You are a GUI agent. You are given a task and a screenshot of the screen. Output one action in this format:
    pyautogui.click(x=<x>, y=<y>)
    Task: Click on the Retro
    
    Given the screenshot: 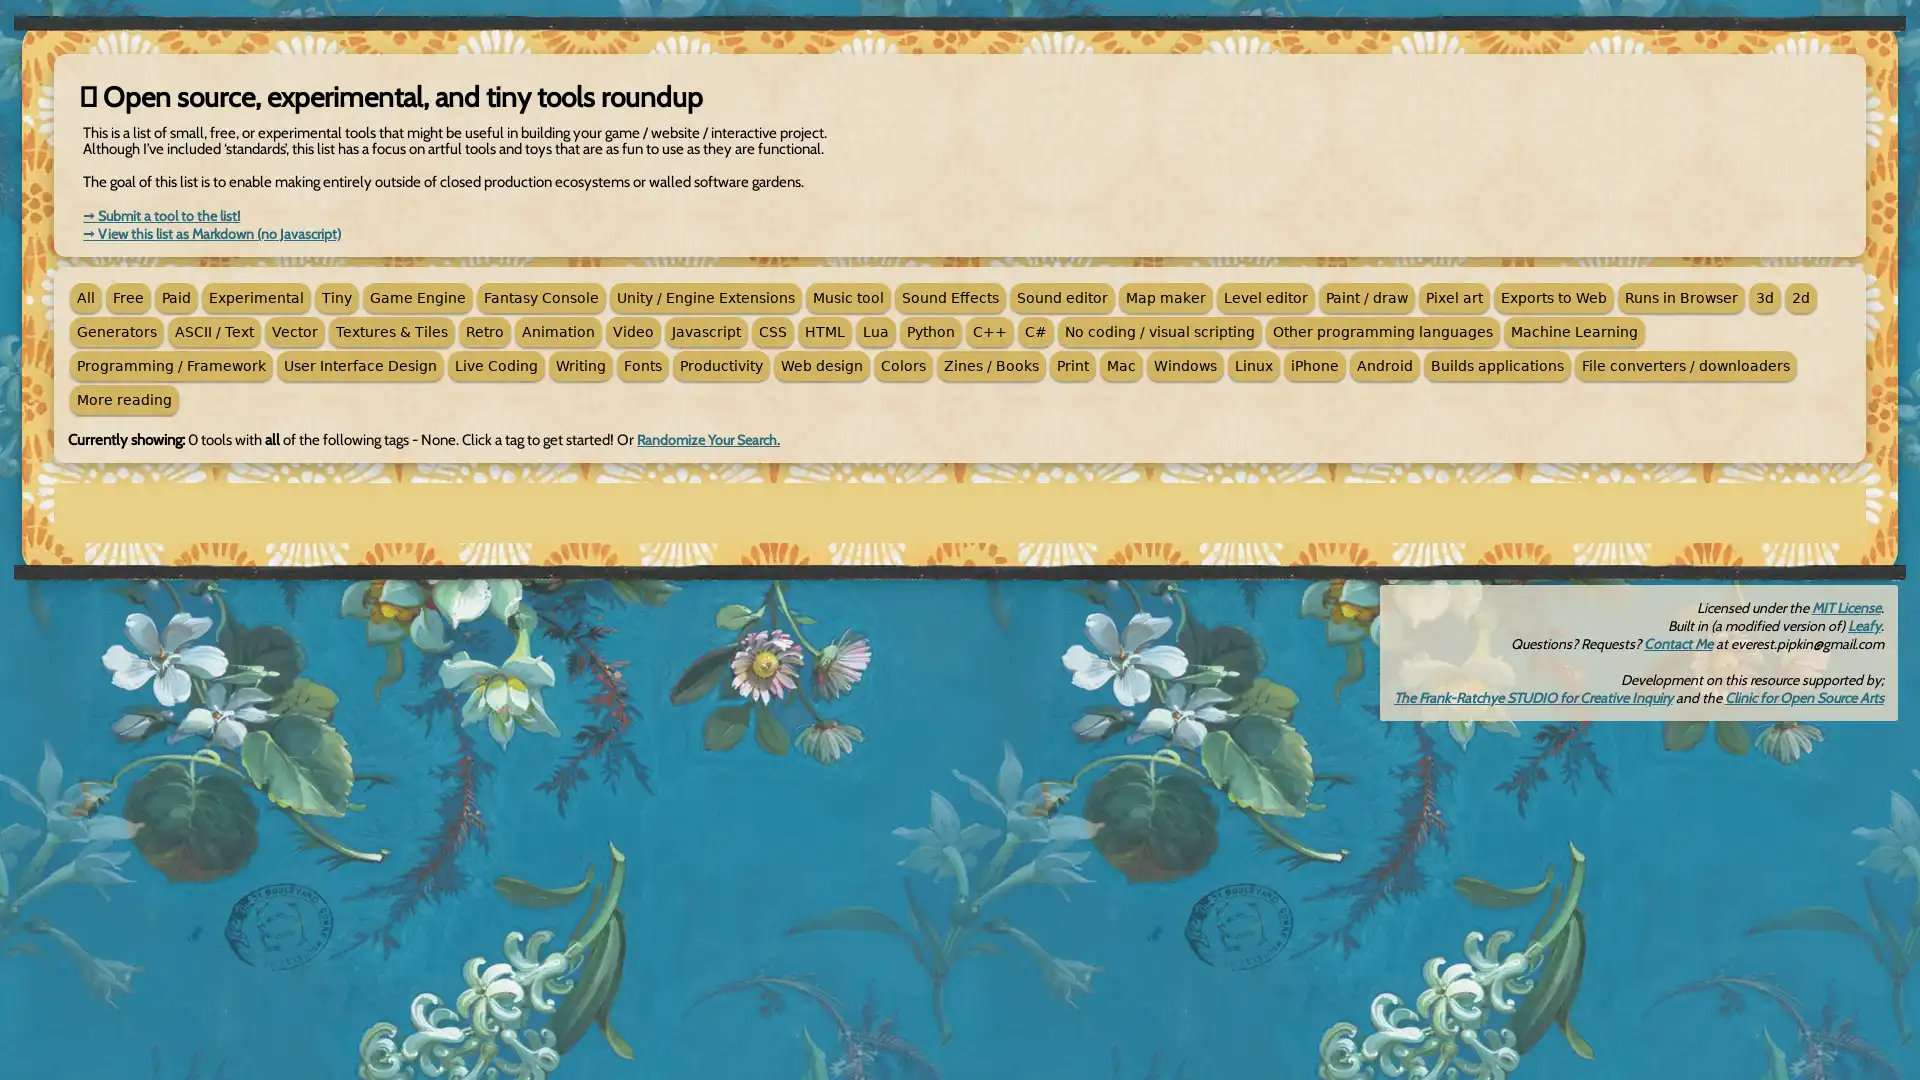 What is the action you would take?
    pyautogui.click(x=484, y=330)
    